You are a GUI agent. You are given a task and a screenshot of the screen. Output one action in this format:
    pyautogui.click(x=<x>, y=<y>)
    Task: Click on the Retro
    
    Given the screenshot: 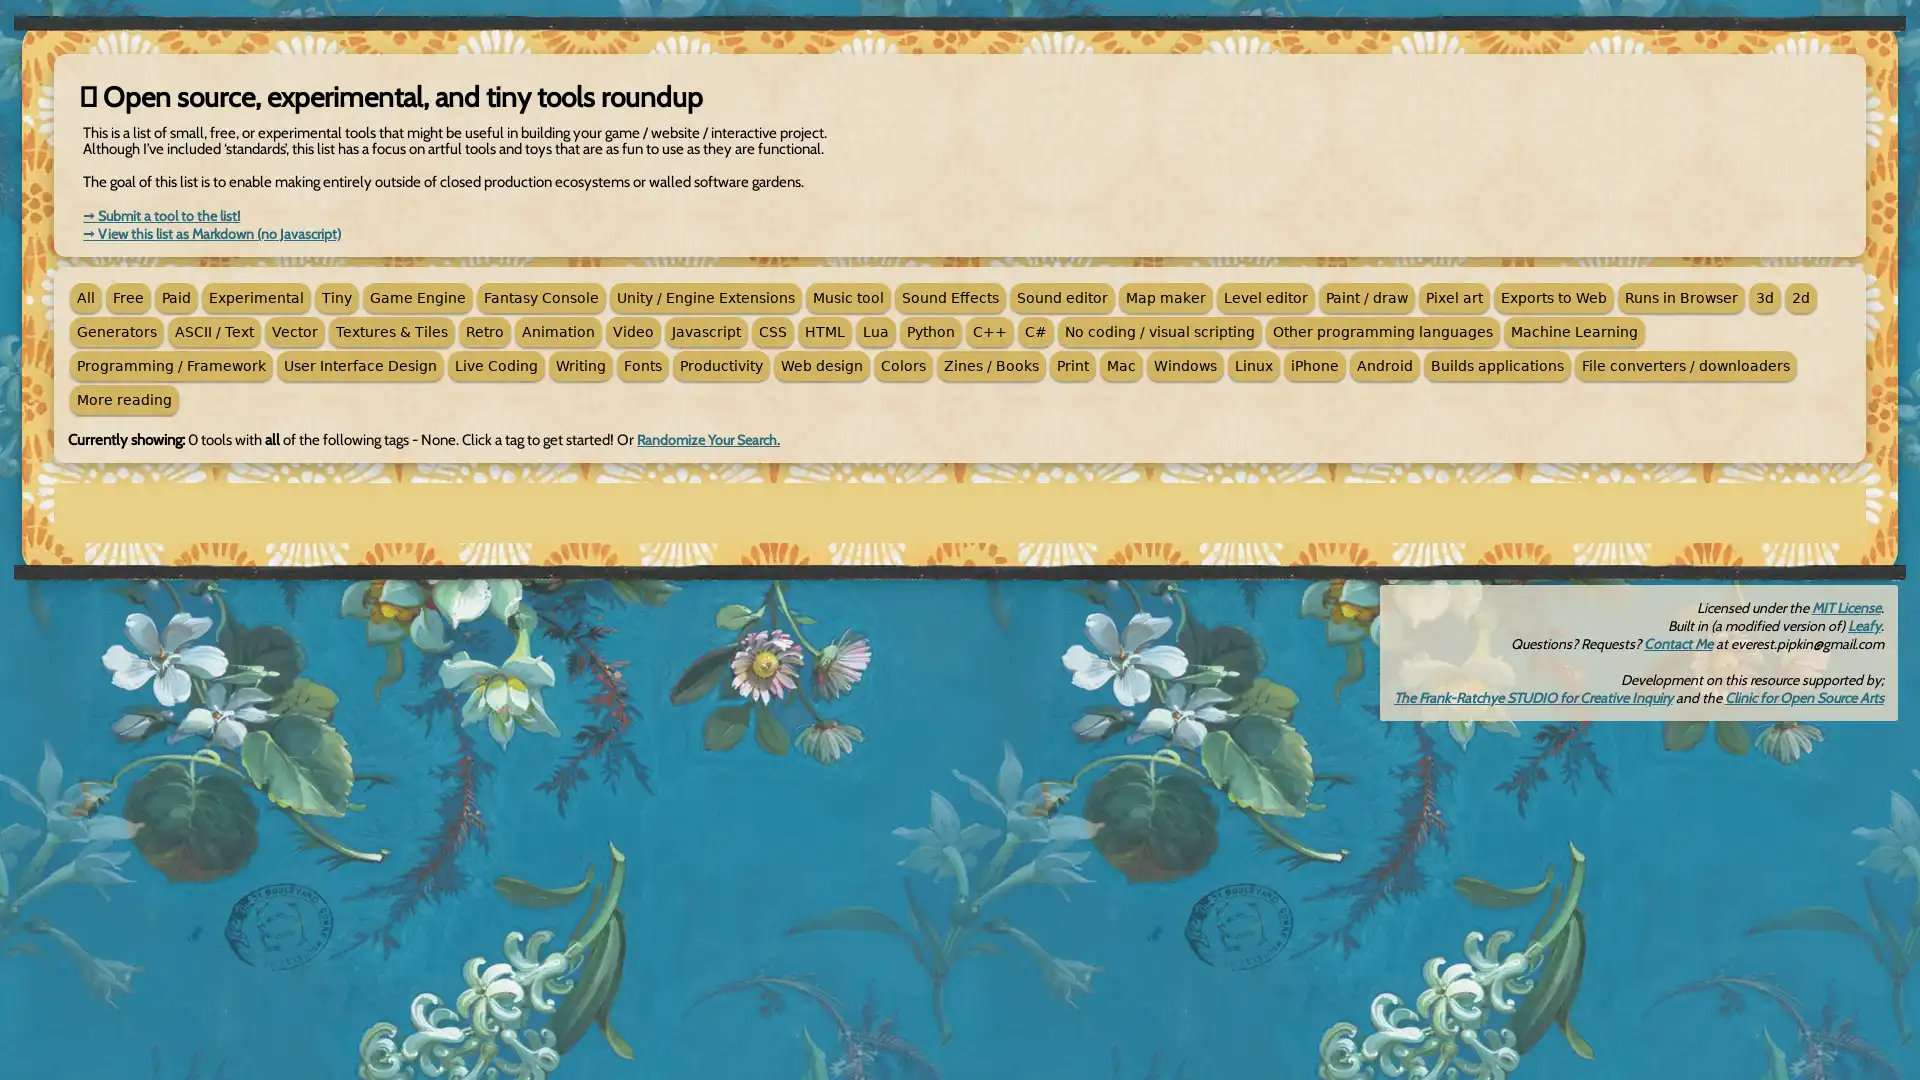 What is the action you would take?
    pyautogui.click(x=484, y=330)
    